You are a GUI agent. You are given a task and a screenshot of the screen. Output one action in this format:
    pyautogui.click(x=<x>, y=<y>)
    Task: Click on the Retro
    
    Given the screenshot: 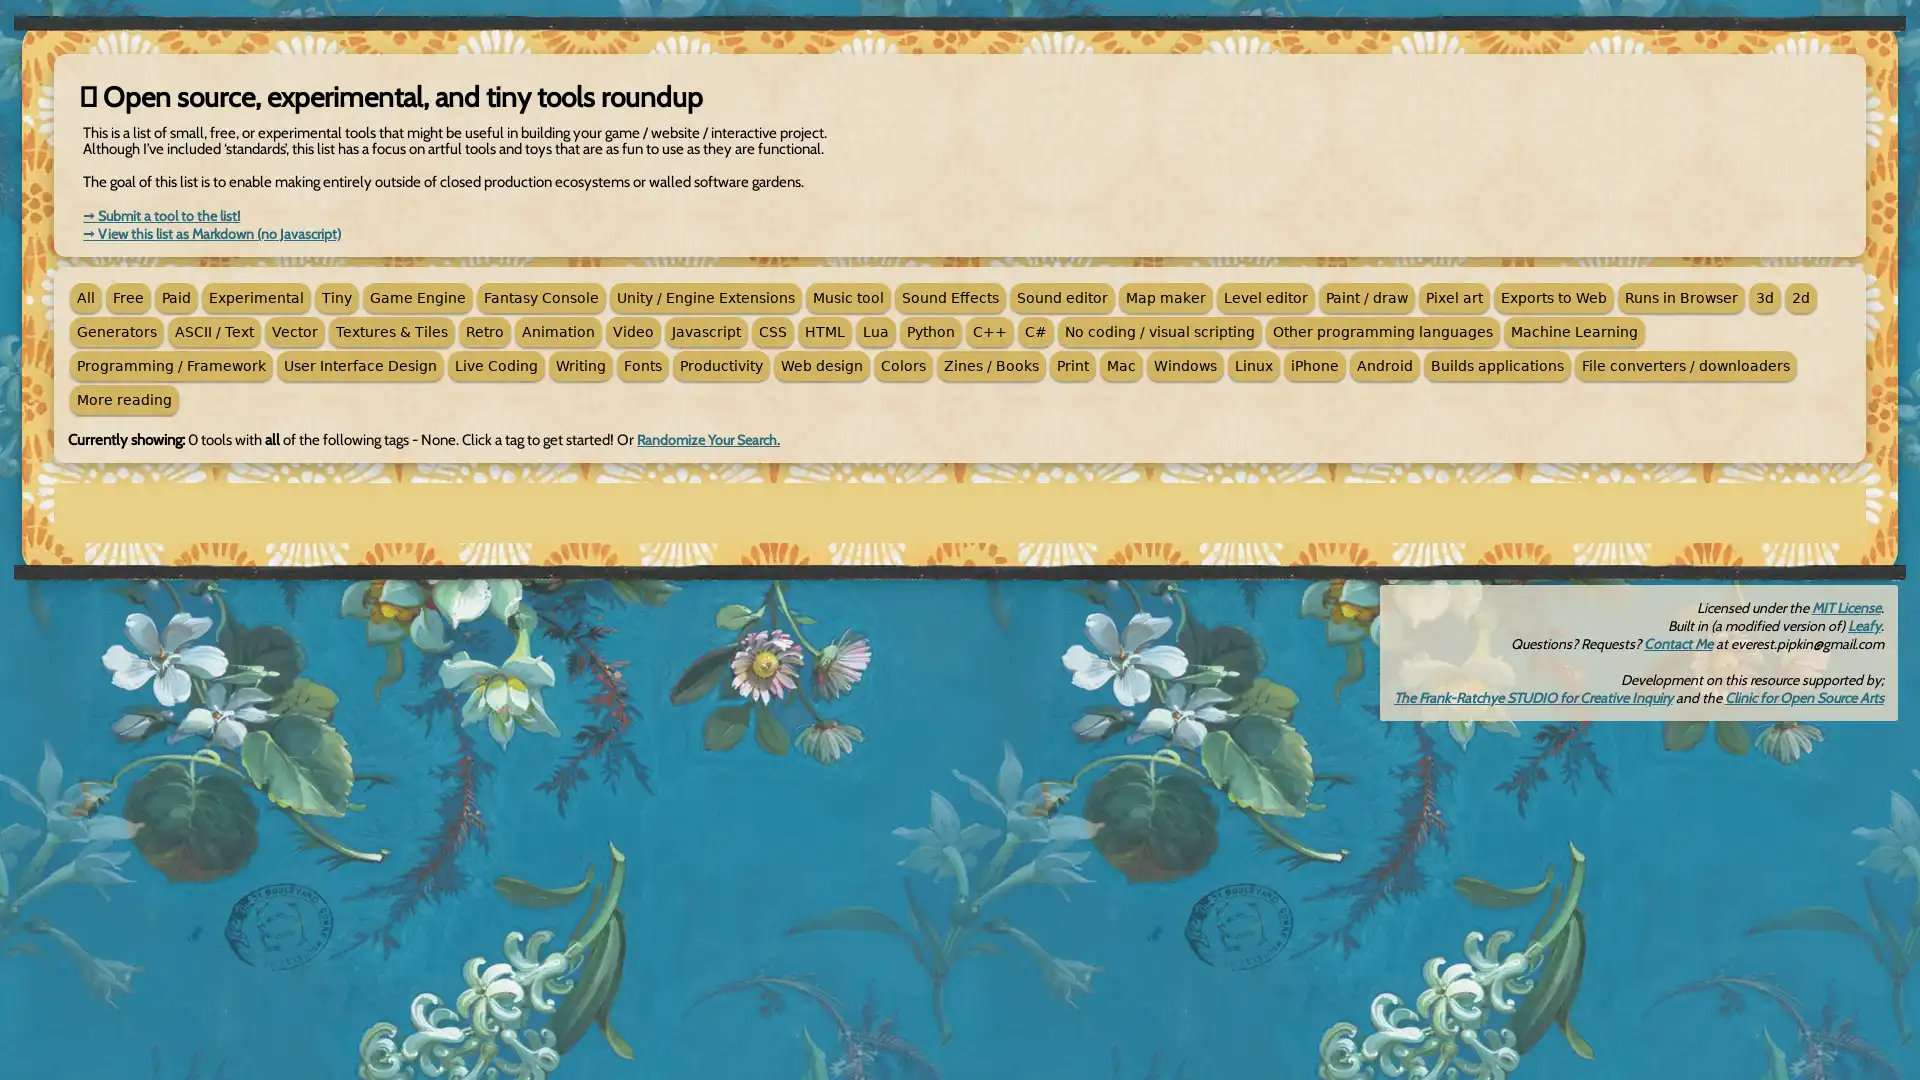 What is the action you would take?
    pyautogui.click(x=484, y=330)
    